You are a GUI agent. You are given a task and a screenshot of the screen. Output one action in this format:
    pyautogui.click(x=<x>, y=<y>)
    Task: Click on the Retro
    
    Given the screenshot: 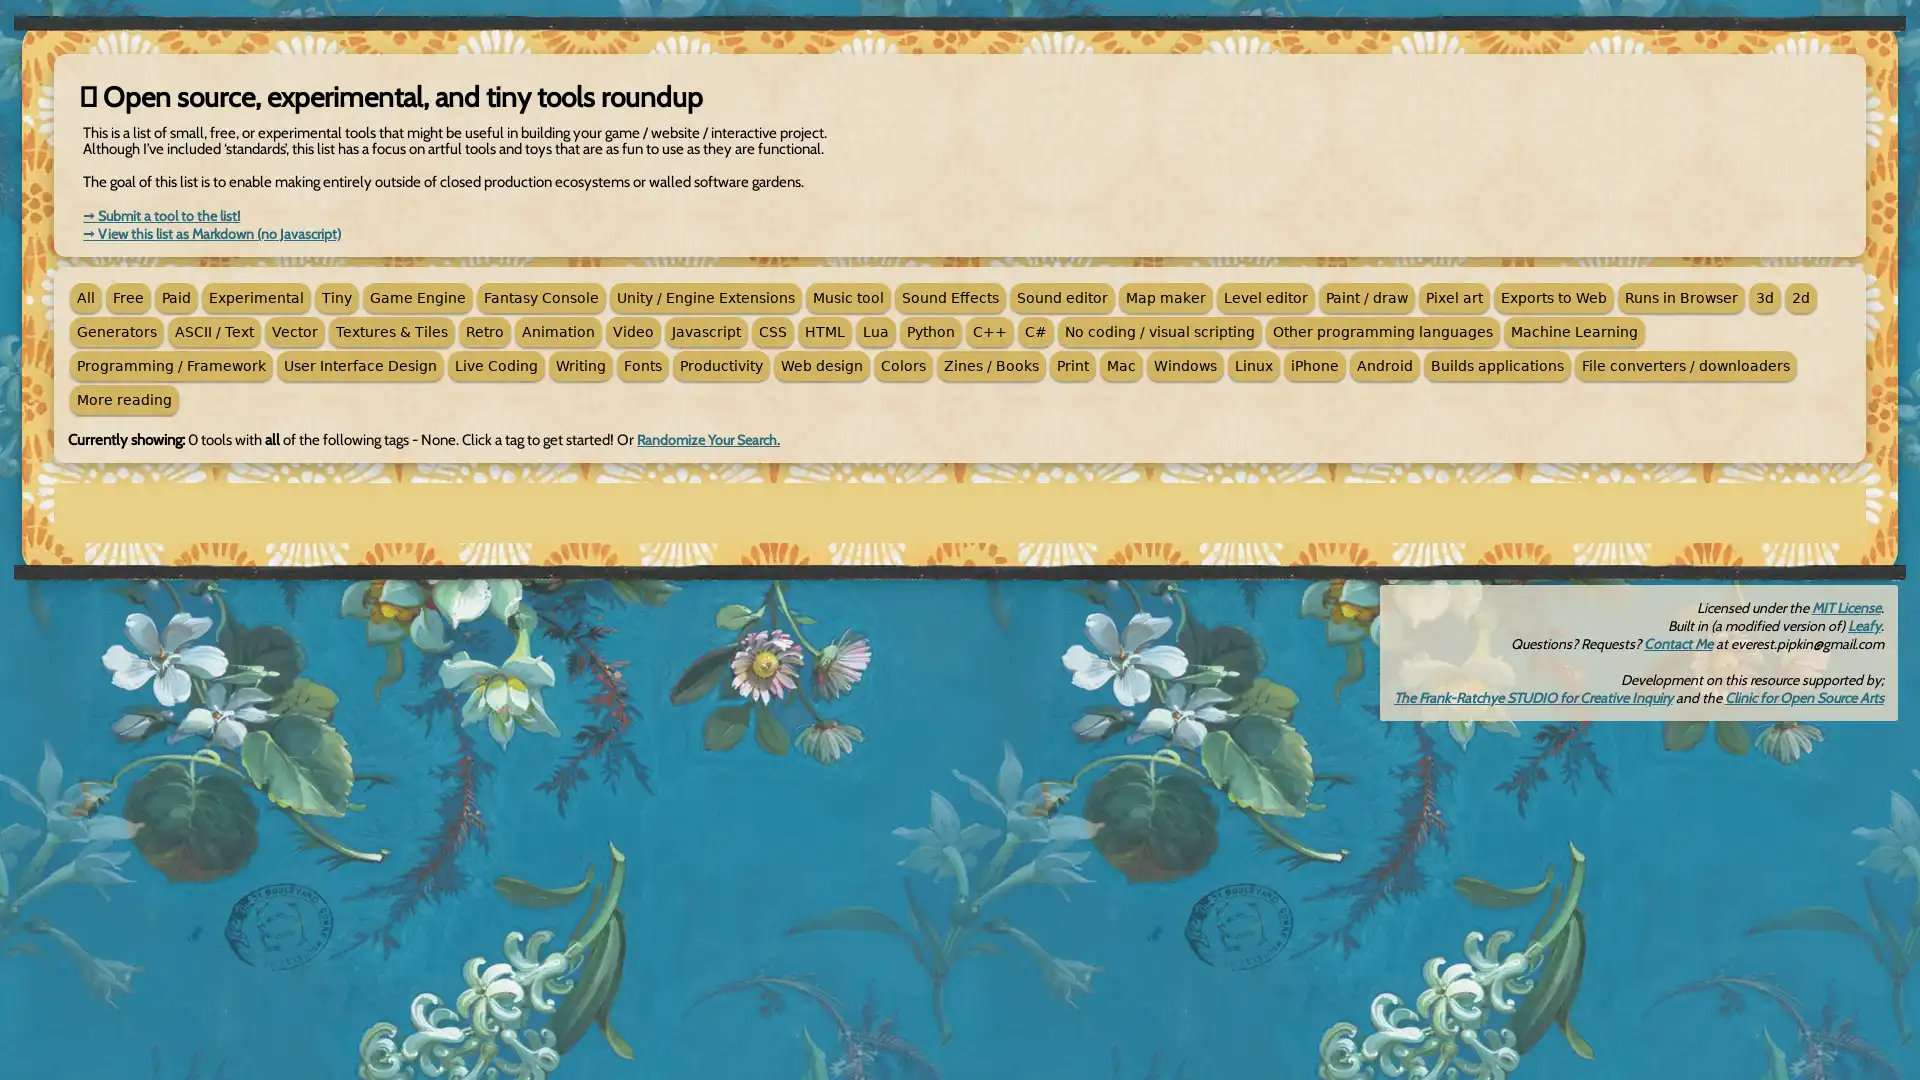 What is the action you would take?
    pyautogui.click(x=484, y=330)
    